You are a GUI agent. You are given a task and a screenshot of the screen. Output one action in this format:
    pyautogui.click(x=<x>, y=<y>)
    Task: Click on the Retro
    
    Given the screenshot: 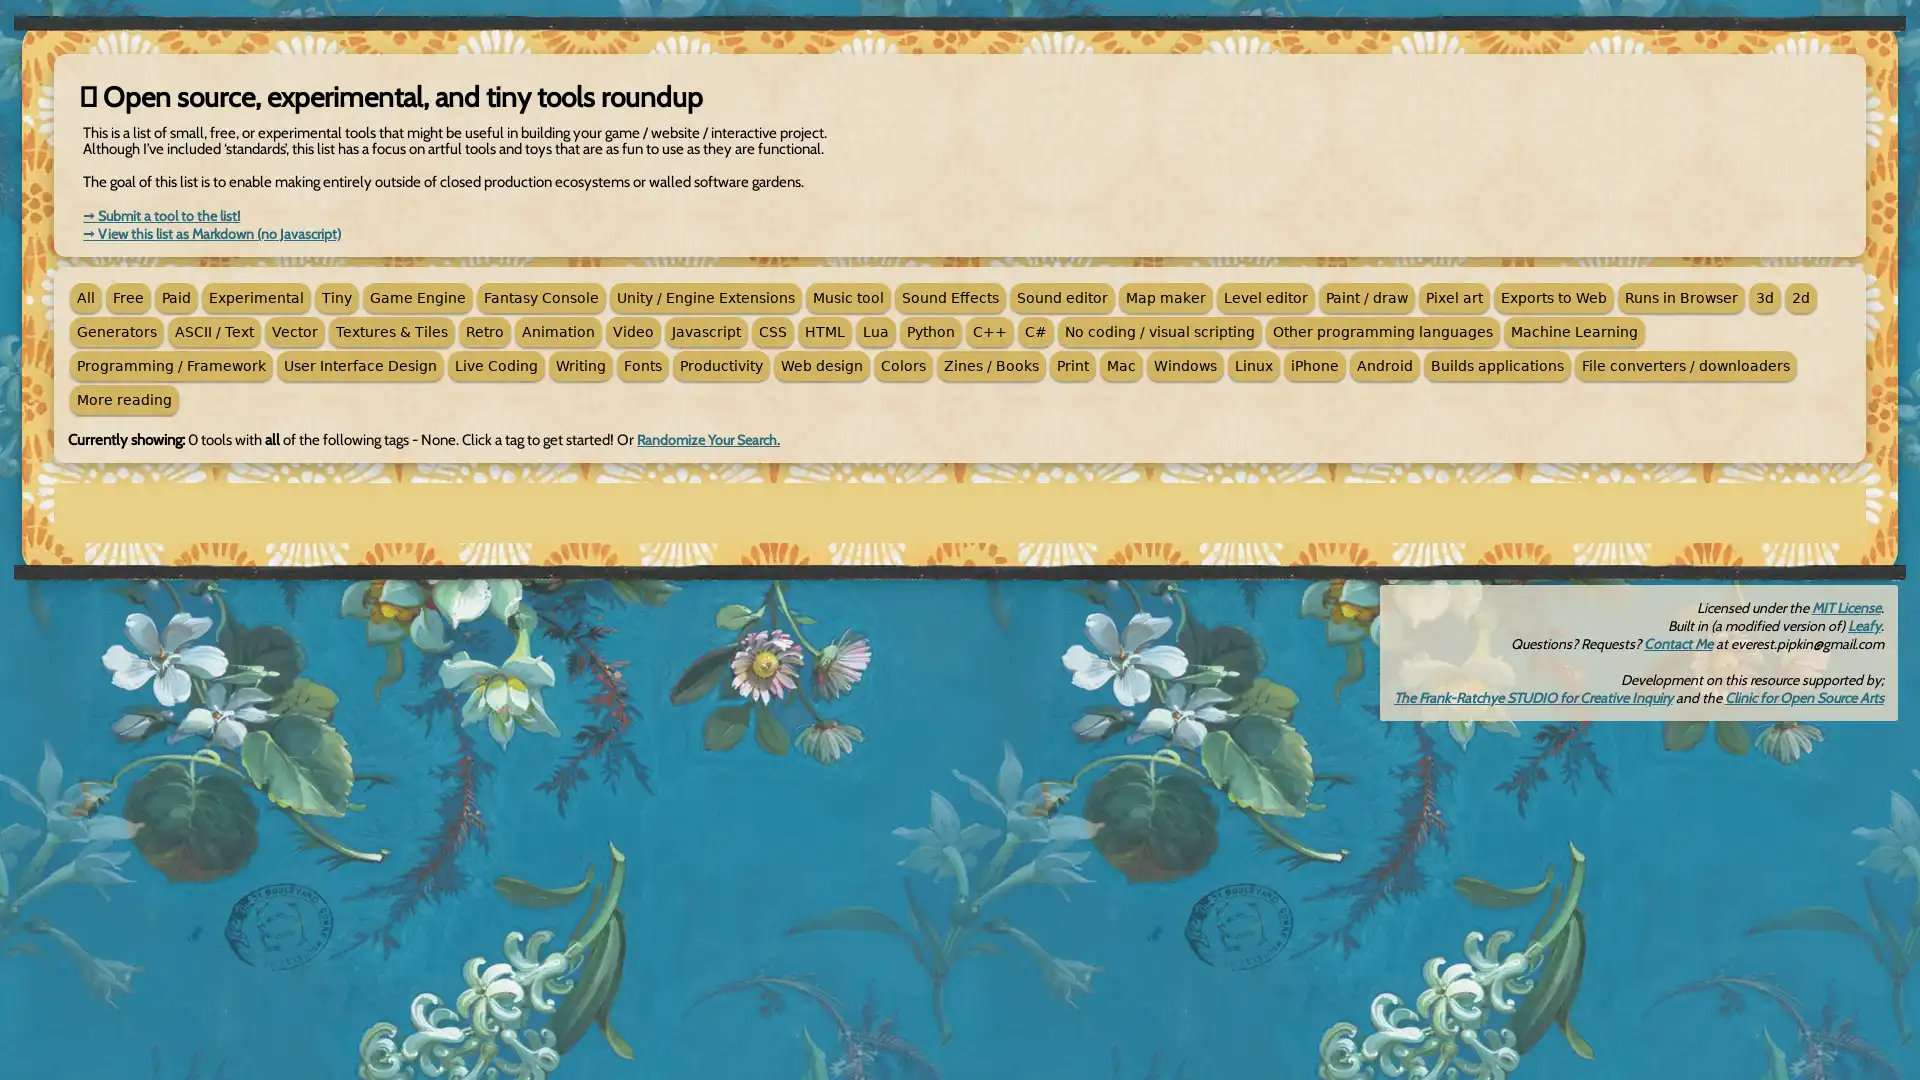 What is the action you would take?
    pyautogui.click(x=484, y=330)
    